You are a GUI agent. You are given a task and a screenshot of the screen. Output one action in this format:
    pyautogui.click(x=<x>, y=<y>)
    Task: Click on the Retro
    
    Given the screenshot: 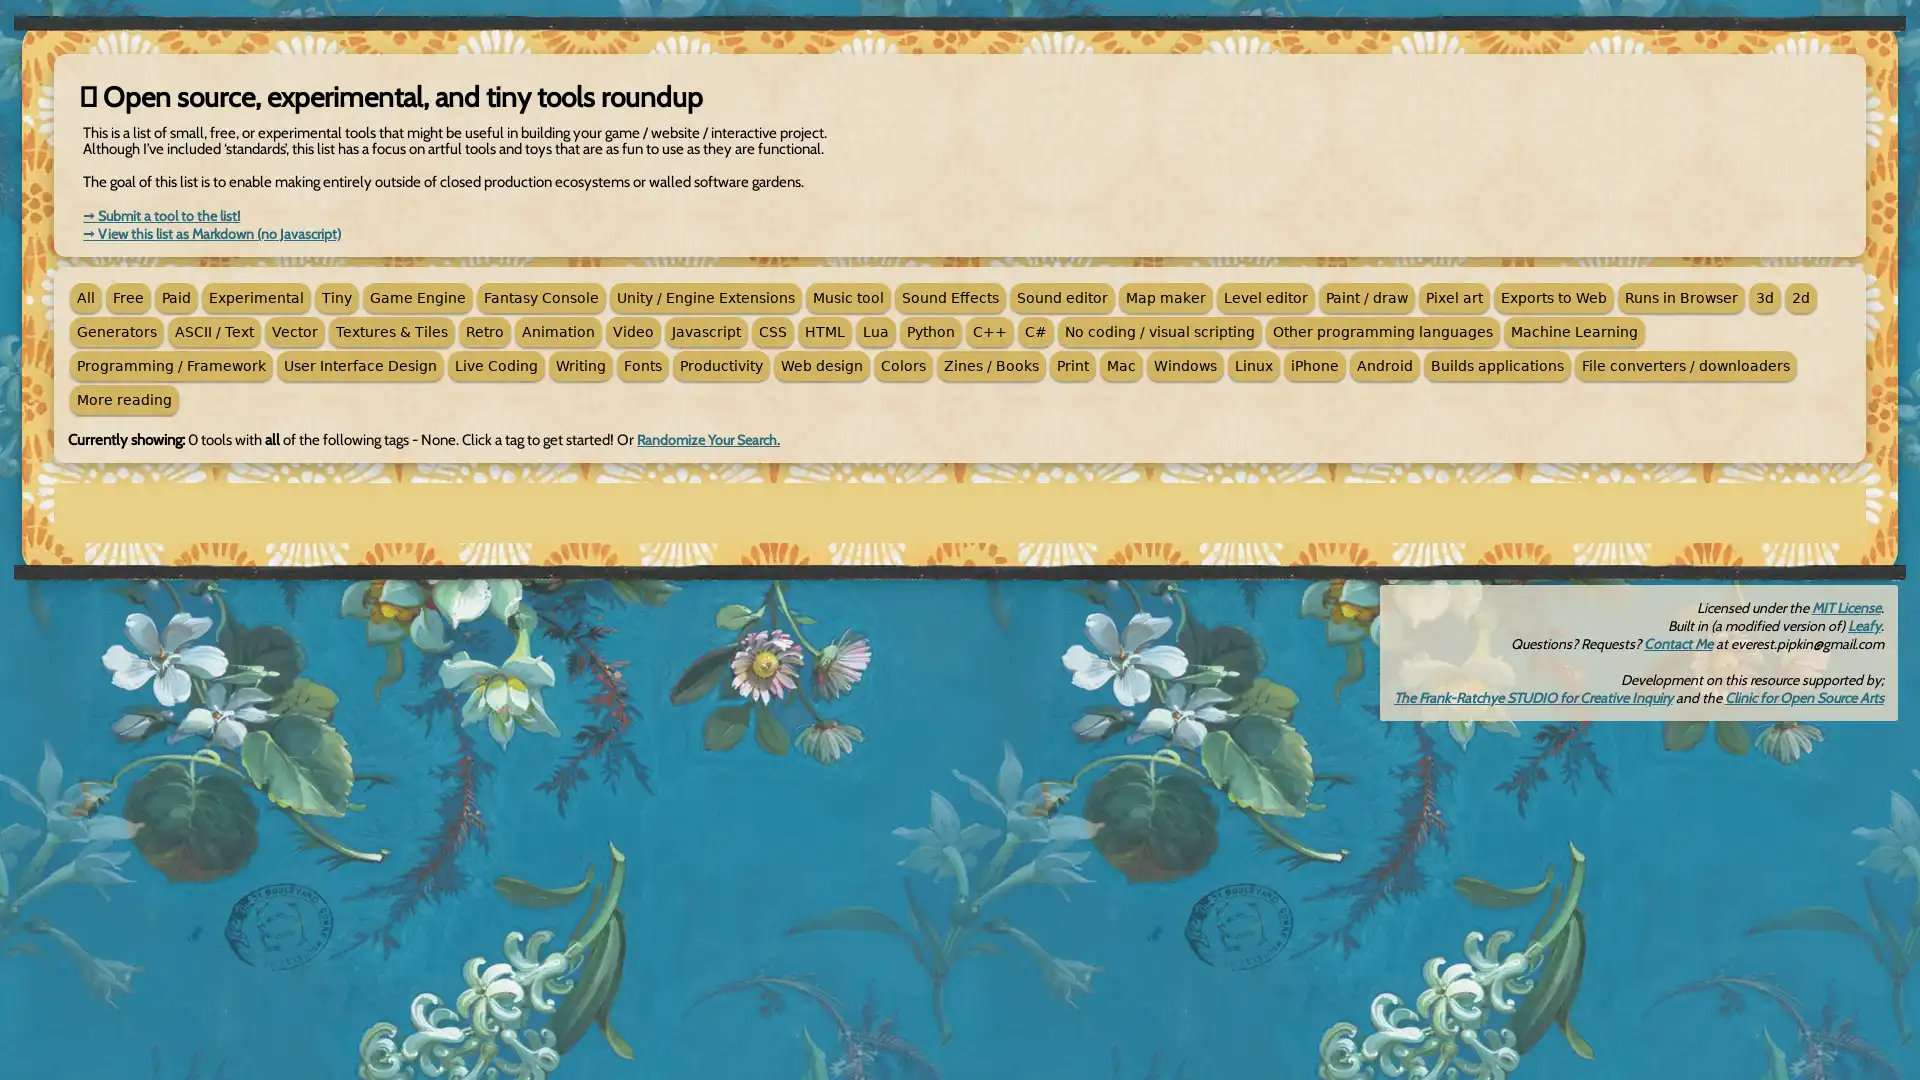 What is the action you would take?
    pyautogui.click(x=484, y=330)
    